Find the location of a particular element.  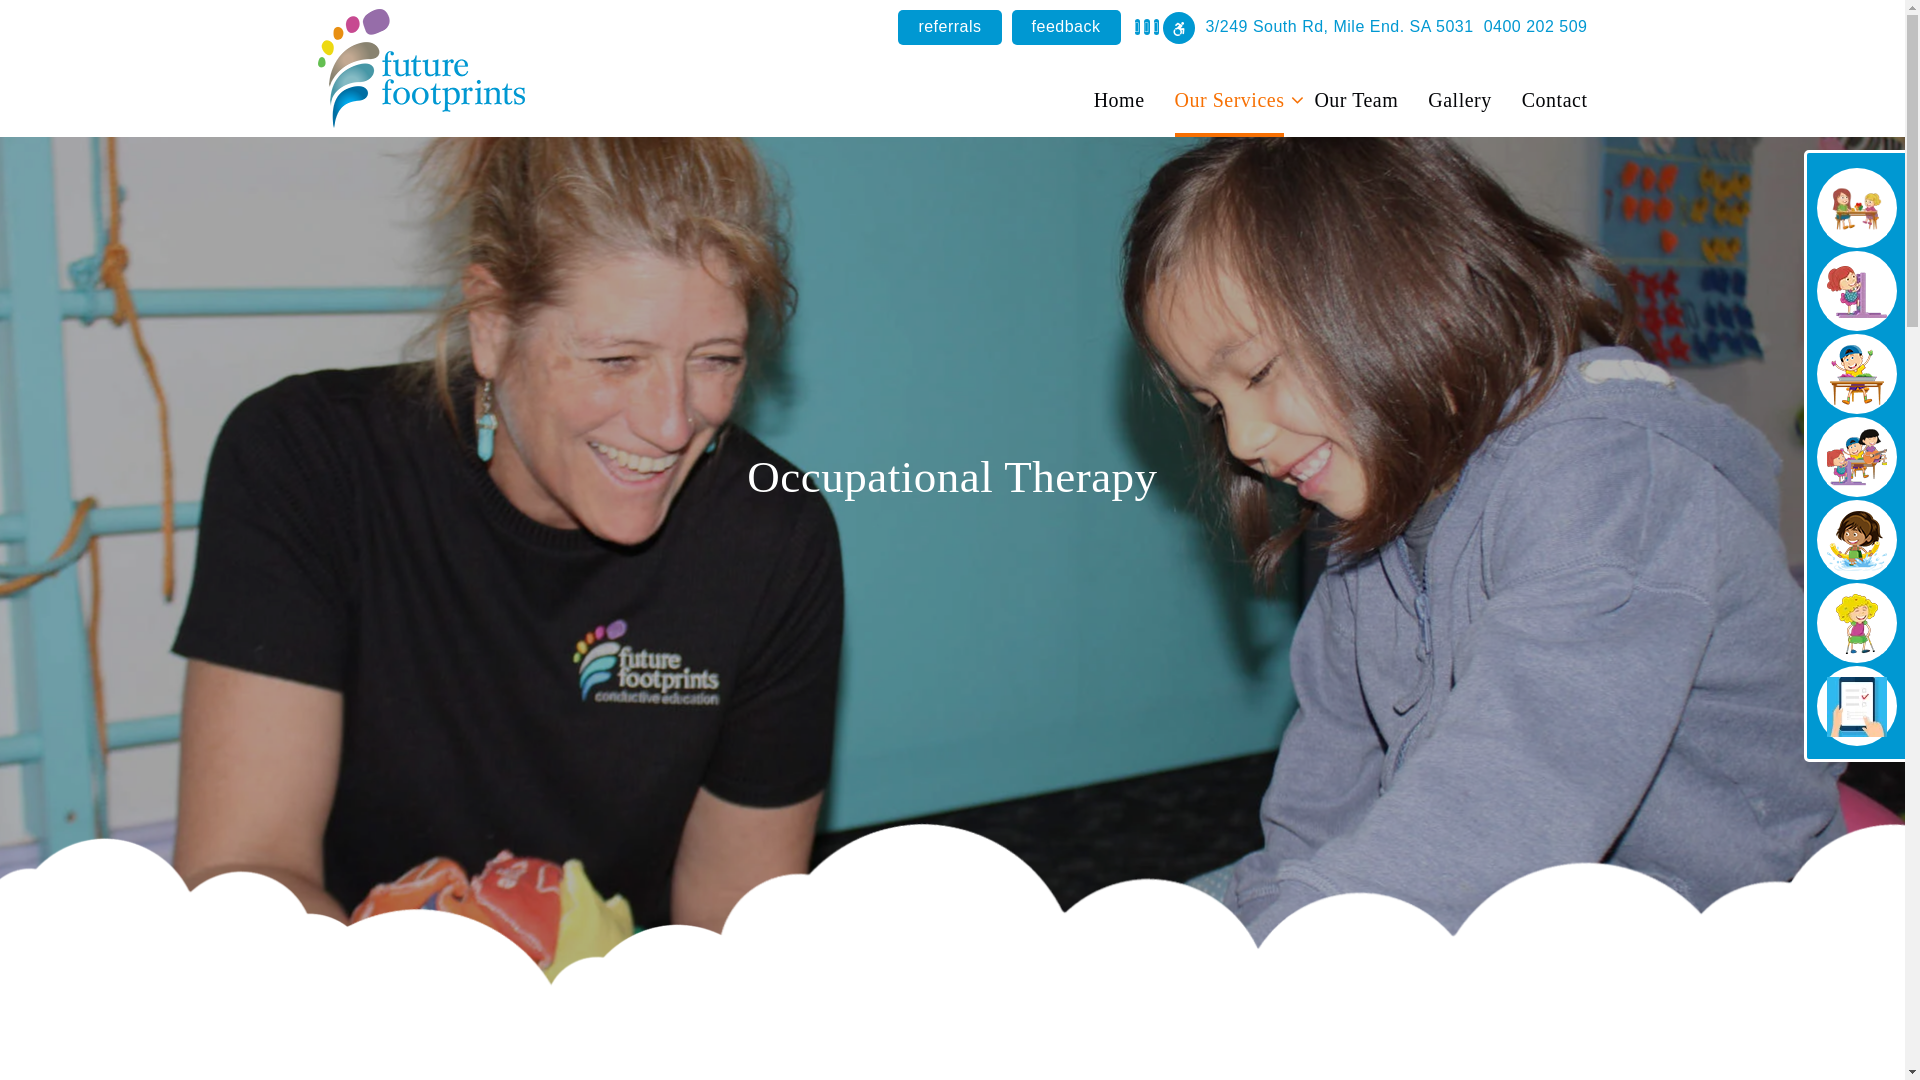

'referrals' is located at coordinates (948, 27).